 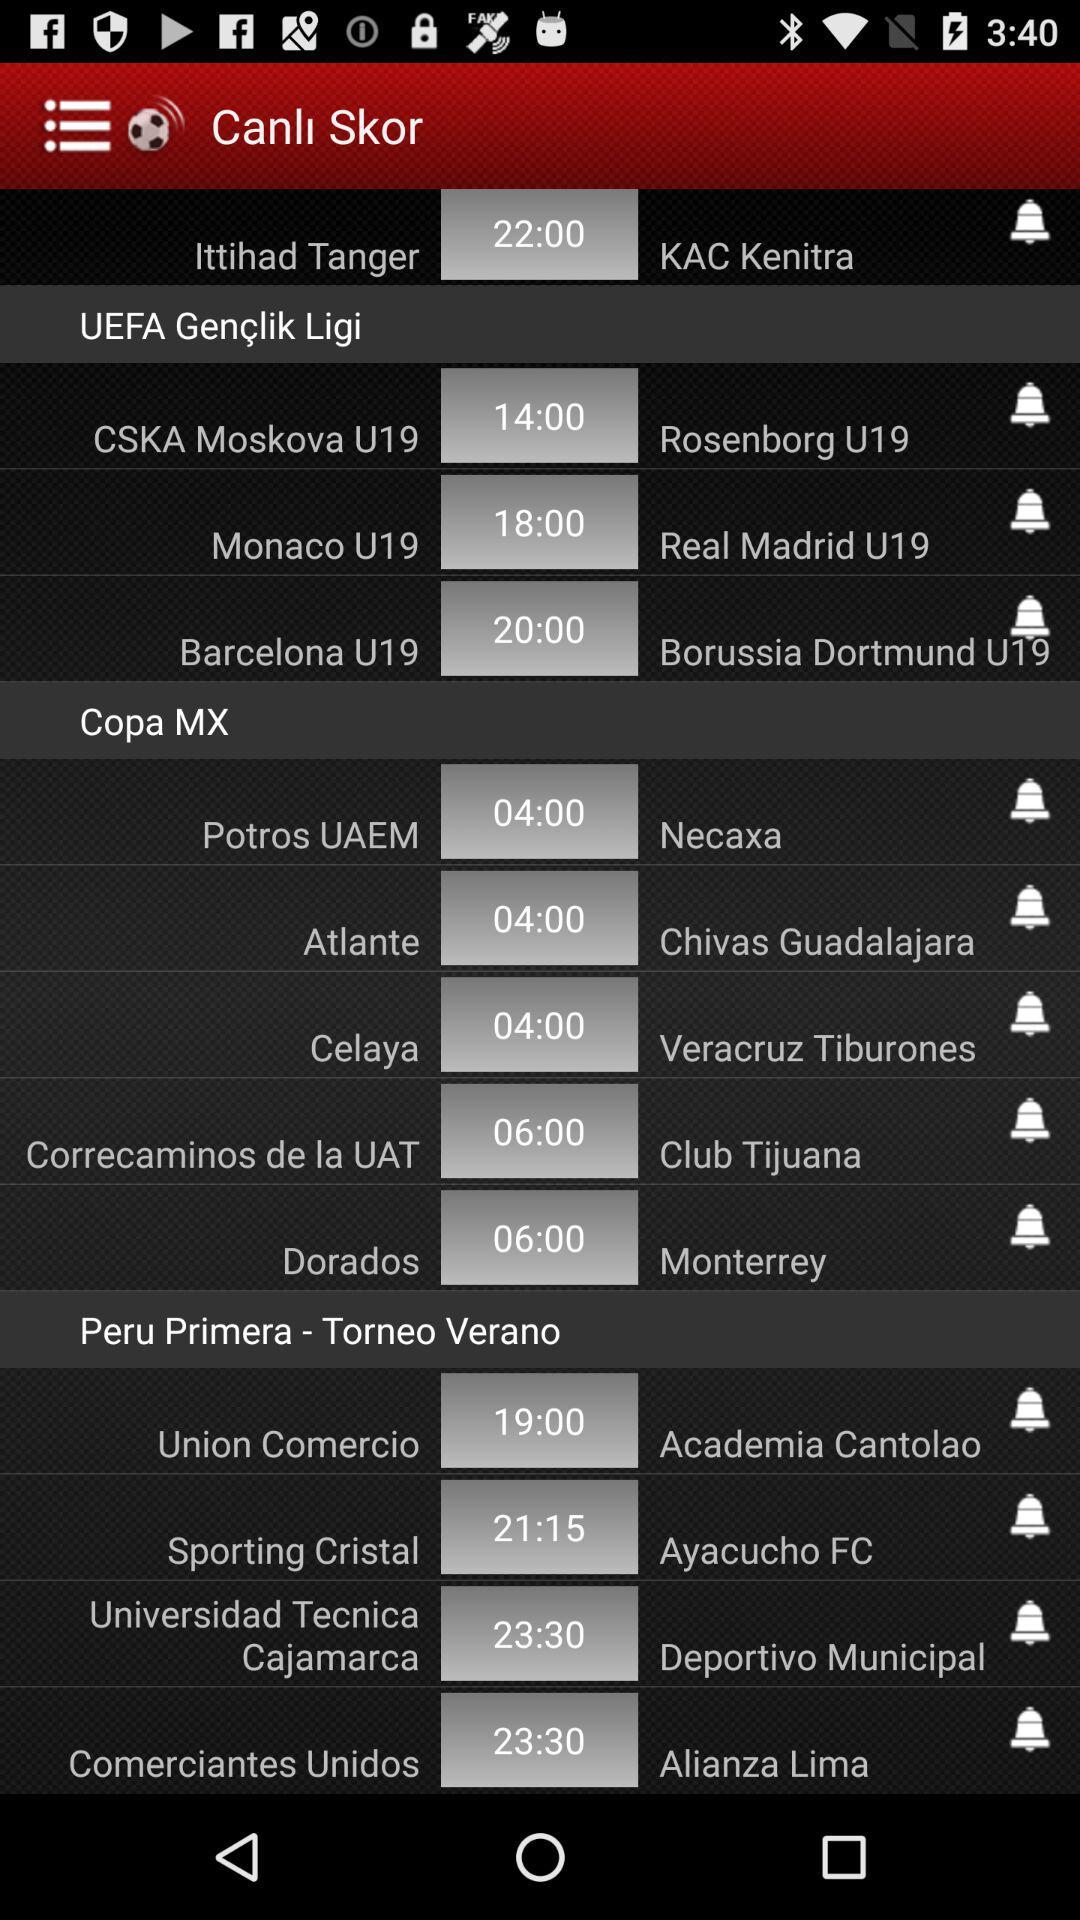 What do you see at coordinates (1029, 906) in the screenshot?
I see `turn on notification` at bounding box center [1029, 906].